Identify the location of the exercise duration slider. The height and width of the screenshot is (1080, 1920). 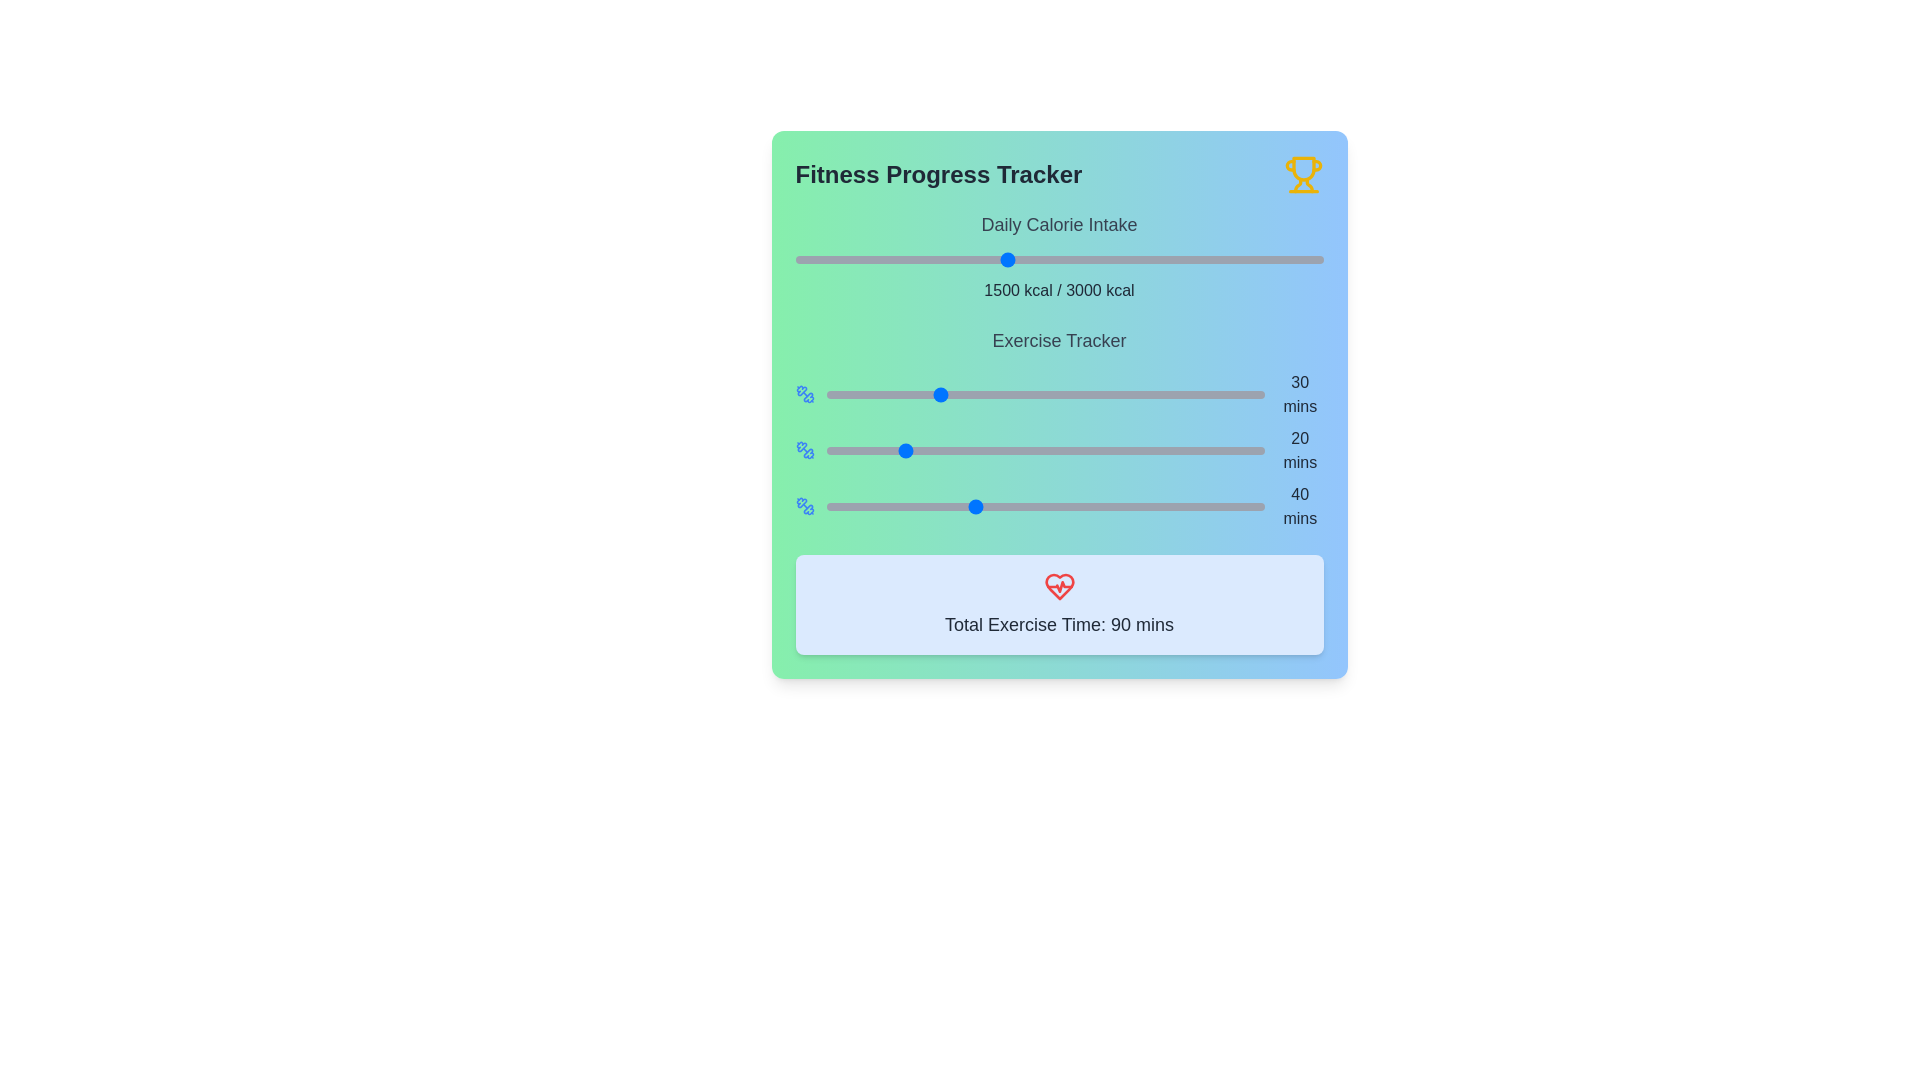
(884, 451).